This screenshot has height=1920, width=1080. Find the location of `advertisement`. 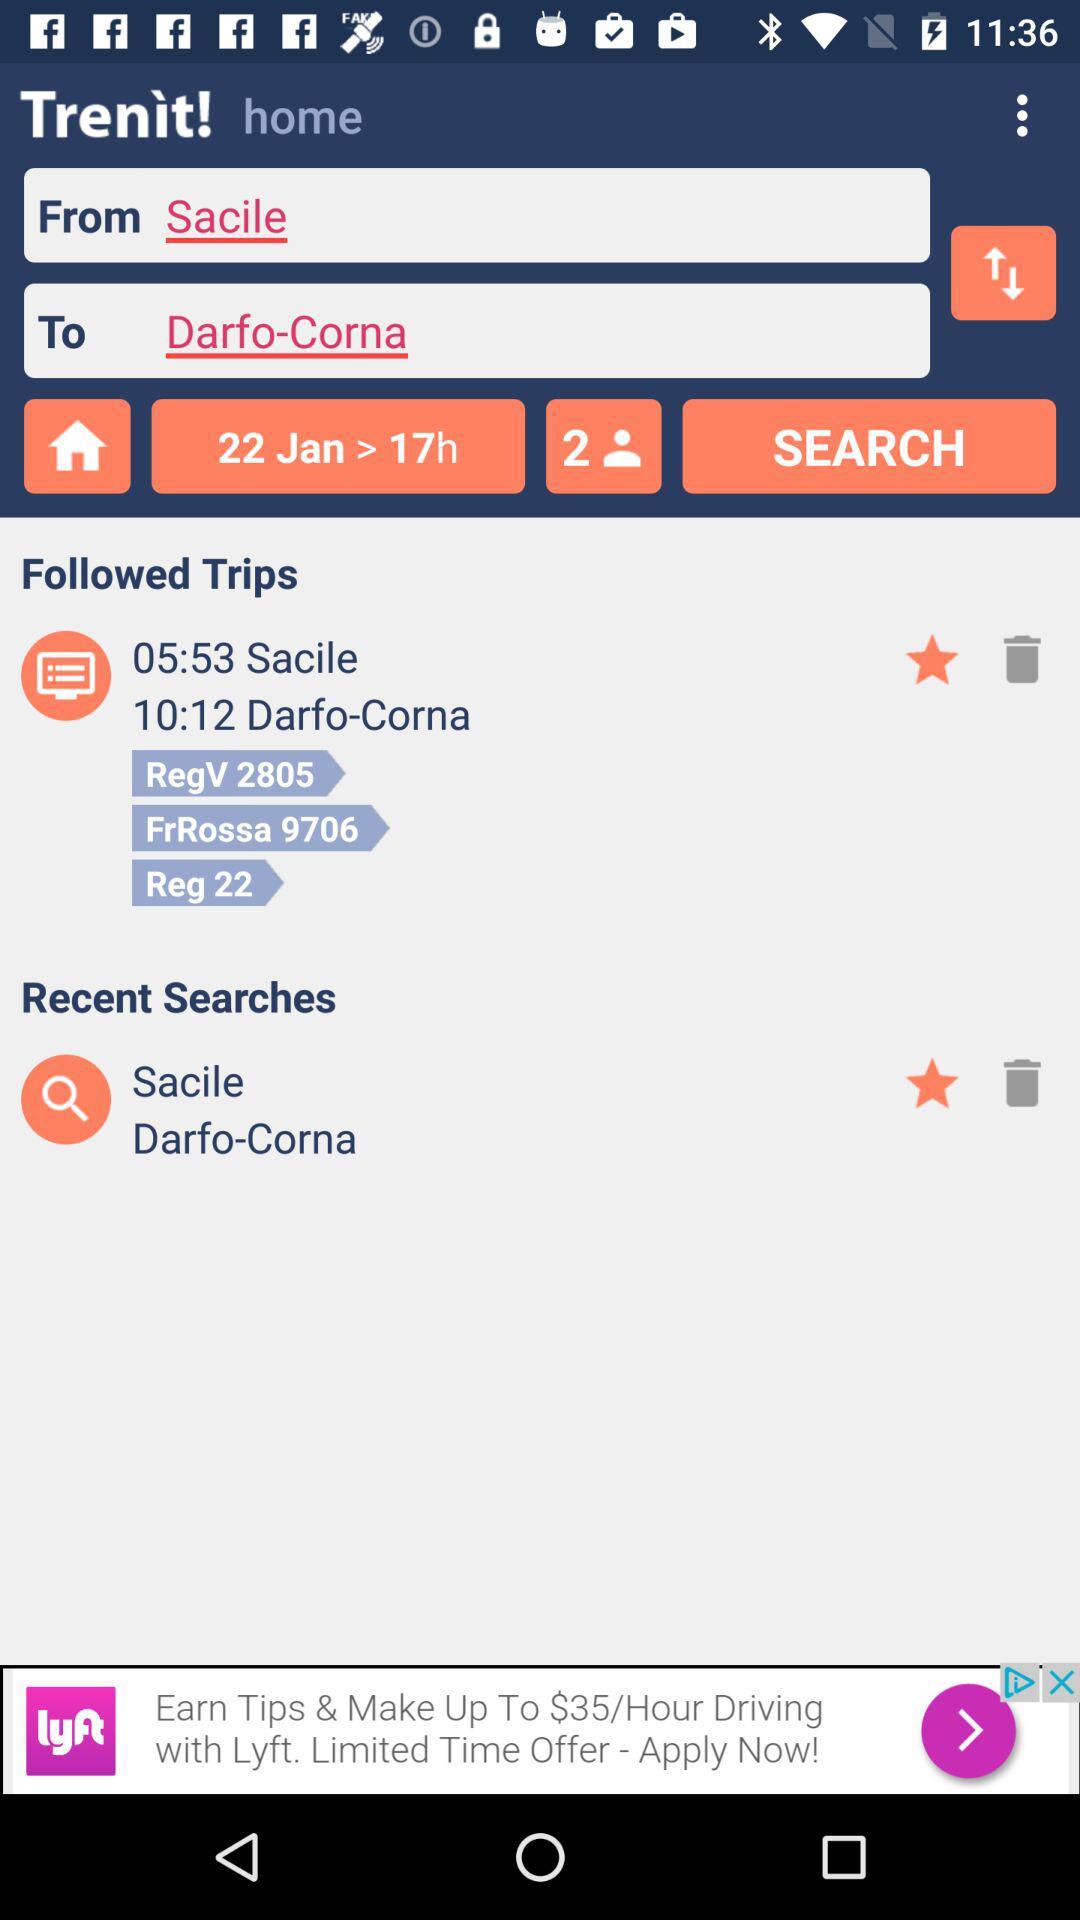

advertisement is located at coordinates (540, 1727).